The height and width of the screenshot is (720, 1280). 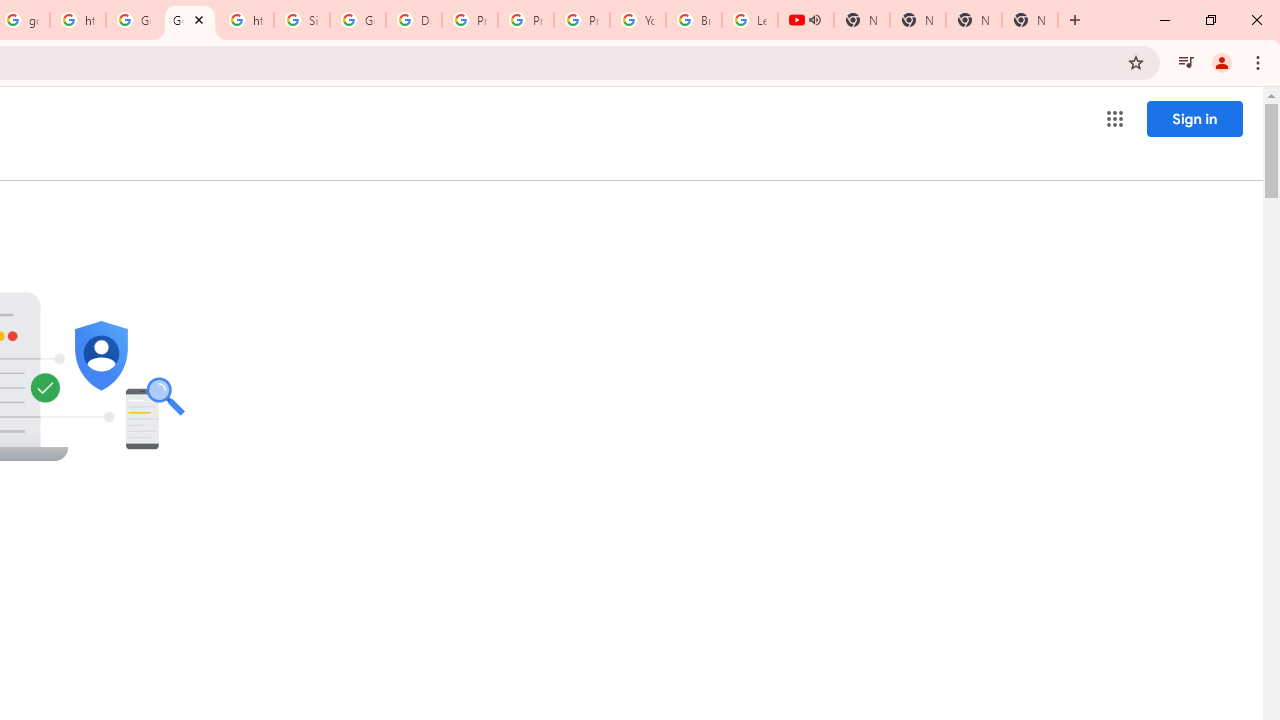 I want to click on 'https://scholar.google.com/', so click(x=78, y=20).